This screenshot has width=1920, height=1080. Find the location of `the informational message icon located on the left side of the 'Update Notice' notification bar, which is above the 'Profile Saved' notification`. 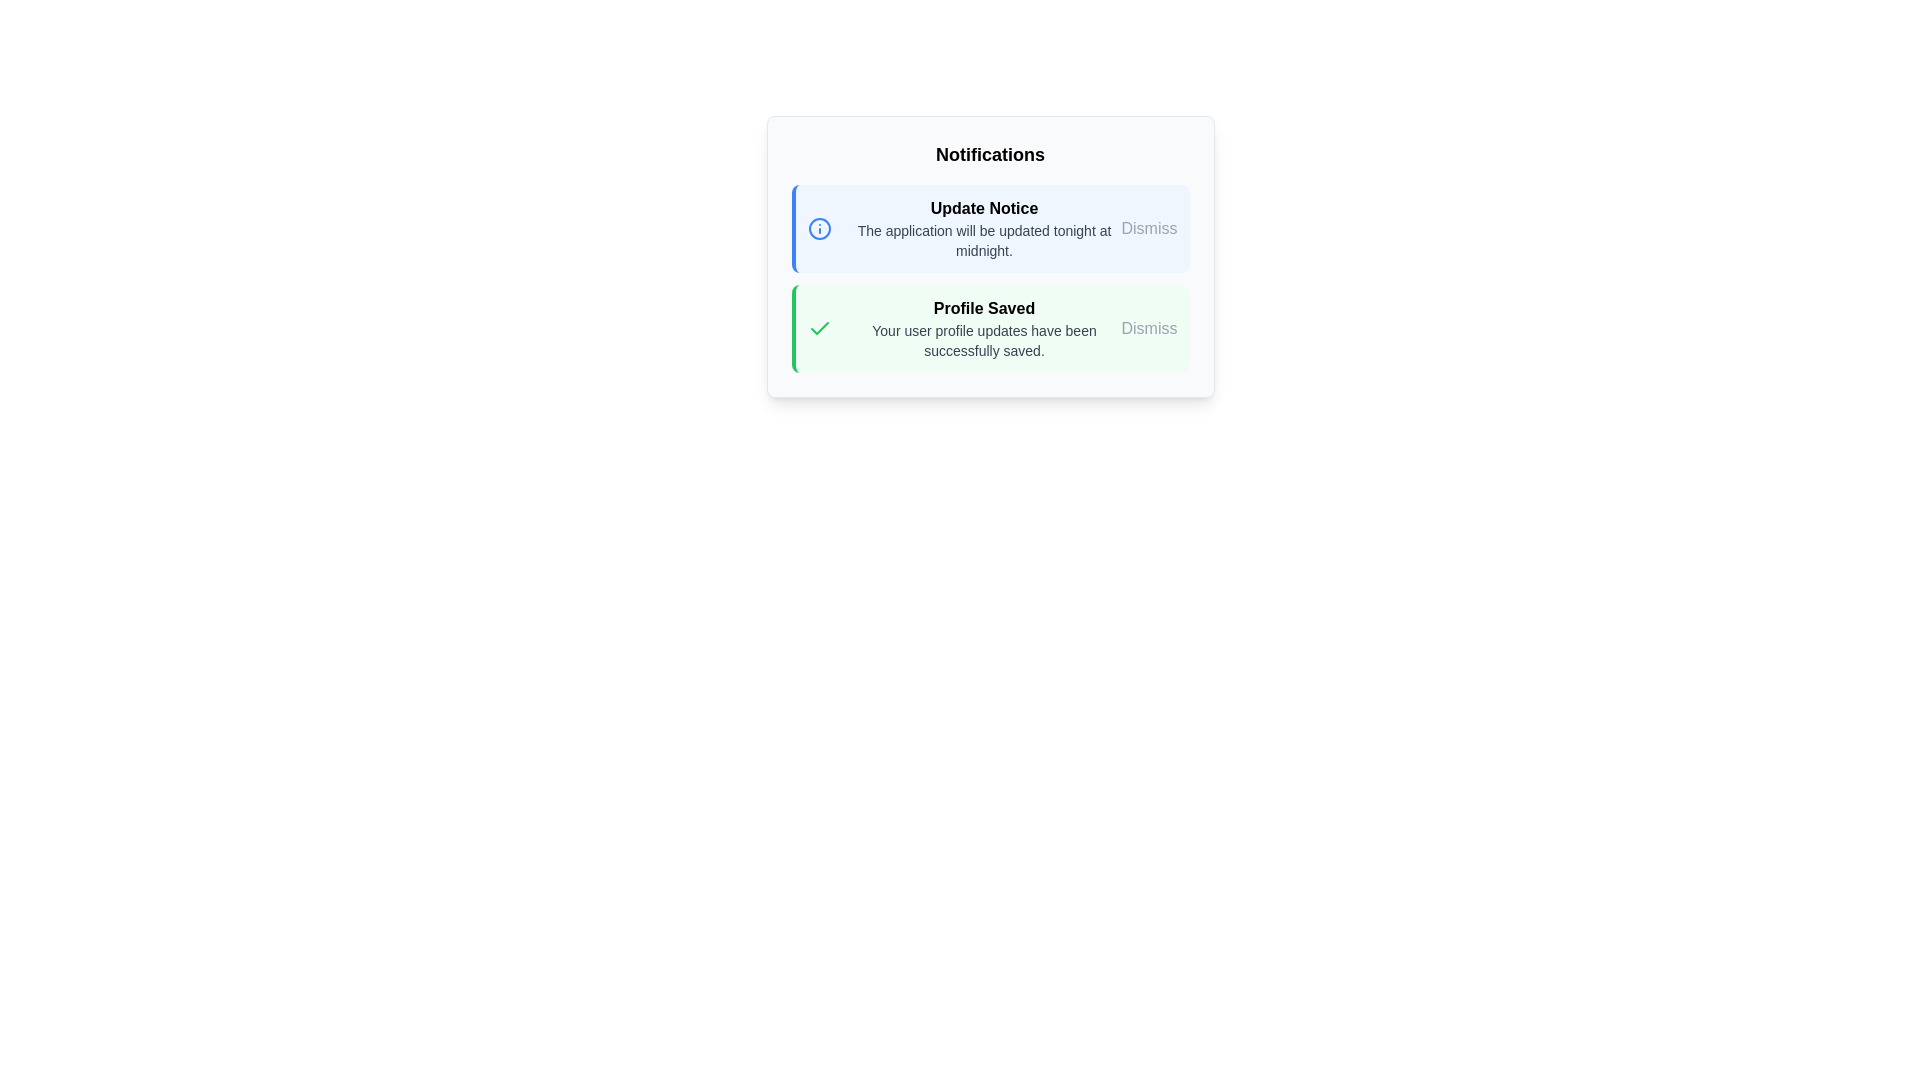

the informational message icon located on the left side of the 'Update Notice' notification bar, which is above the 'Profile Saved' notification is located at coordinates (819, 227).